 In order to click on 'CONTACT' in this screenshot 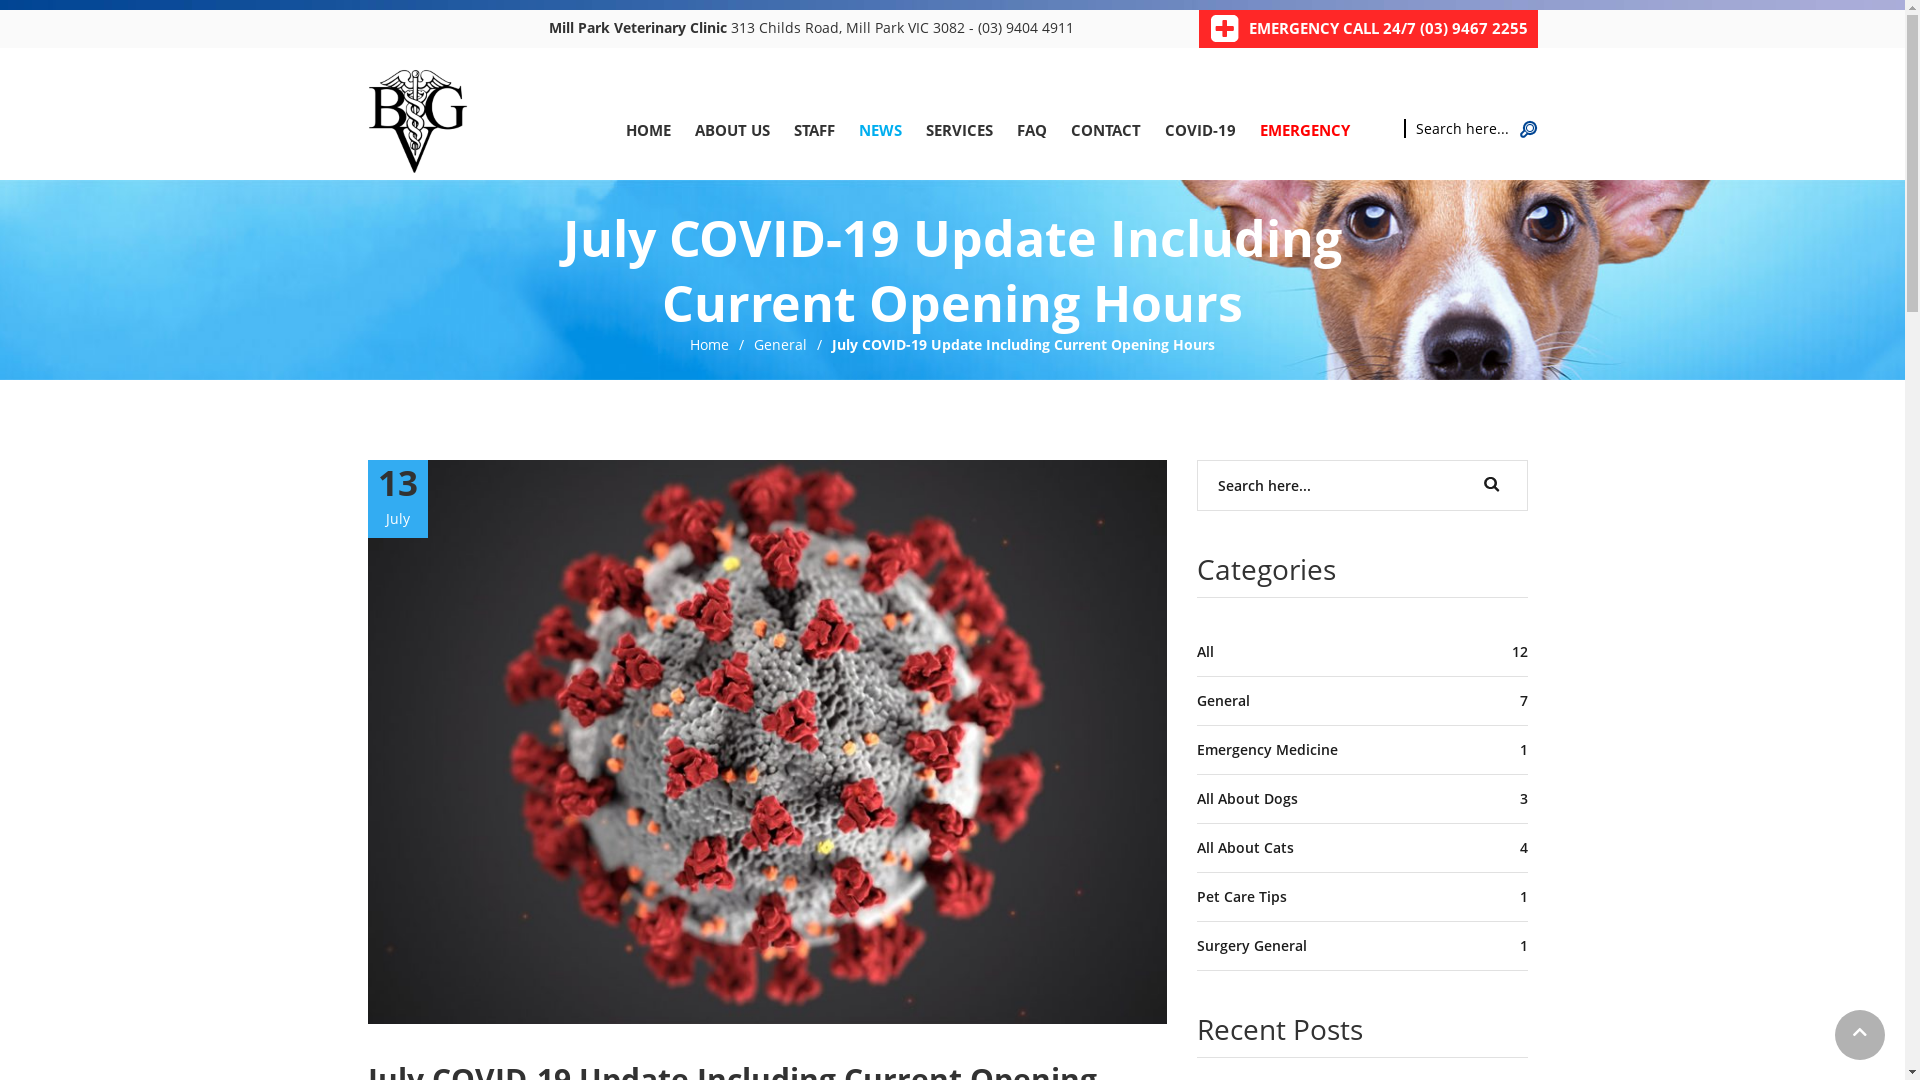, I will do `click(1103, 130)`.